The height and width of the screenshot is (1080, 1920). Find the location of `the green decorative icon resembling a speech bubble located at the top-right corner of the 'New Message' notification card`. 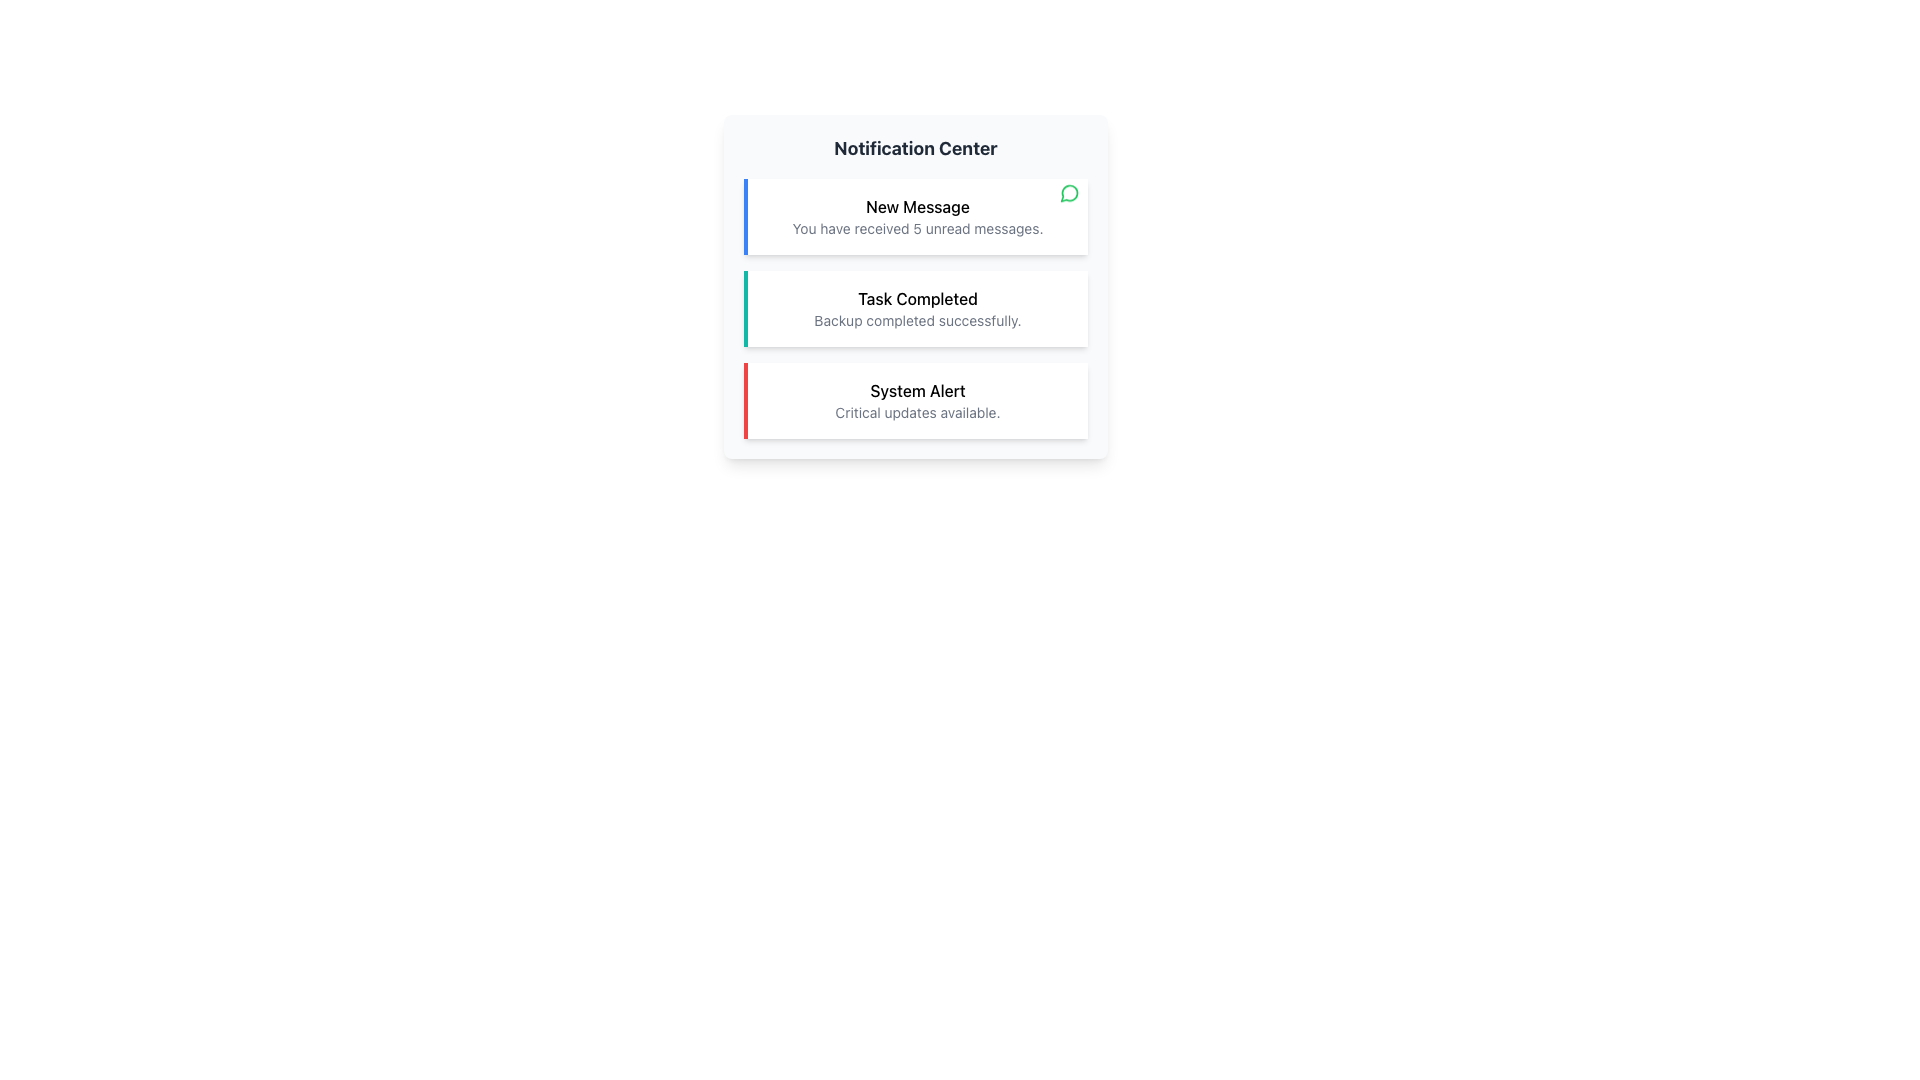

the green decorative icon resembling a speech bubble located at the top-right corner of the 'New Message' notification card is located at coordinates (1069, 196).